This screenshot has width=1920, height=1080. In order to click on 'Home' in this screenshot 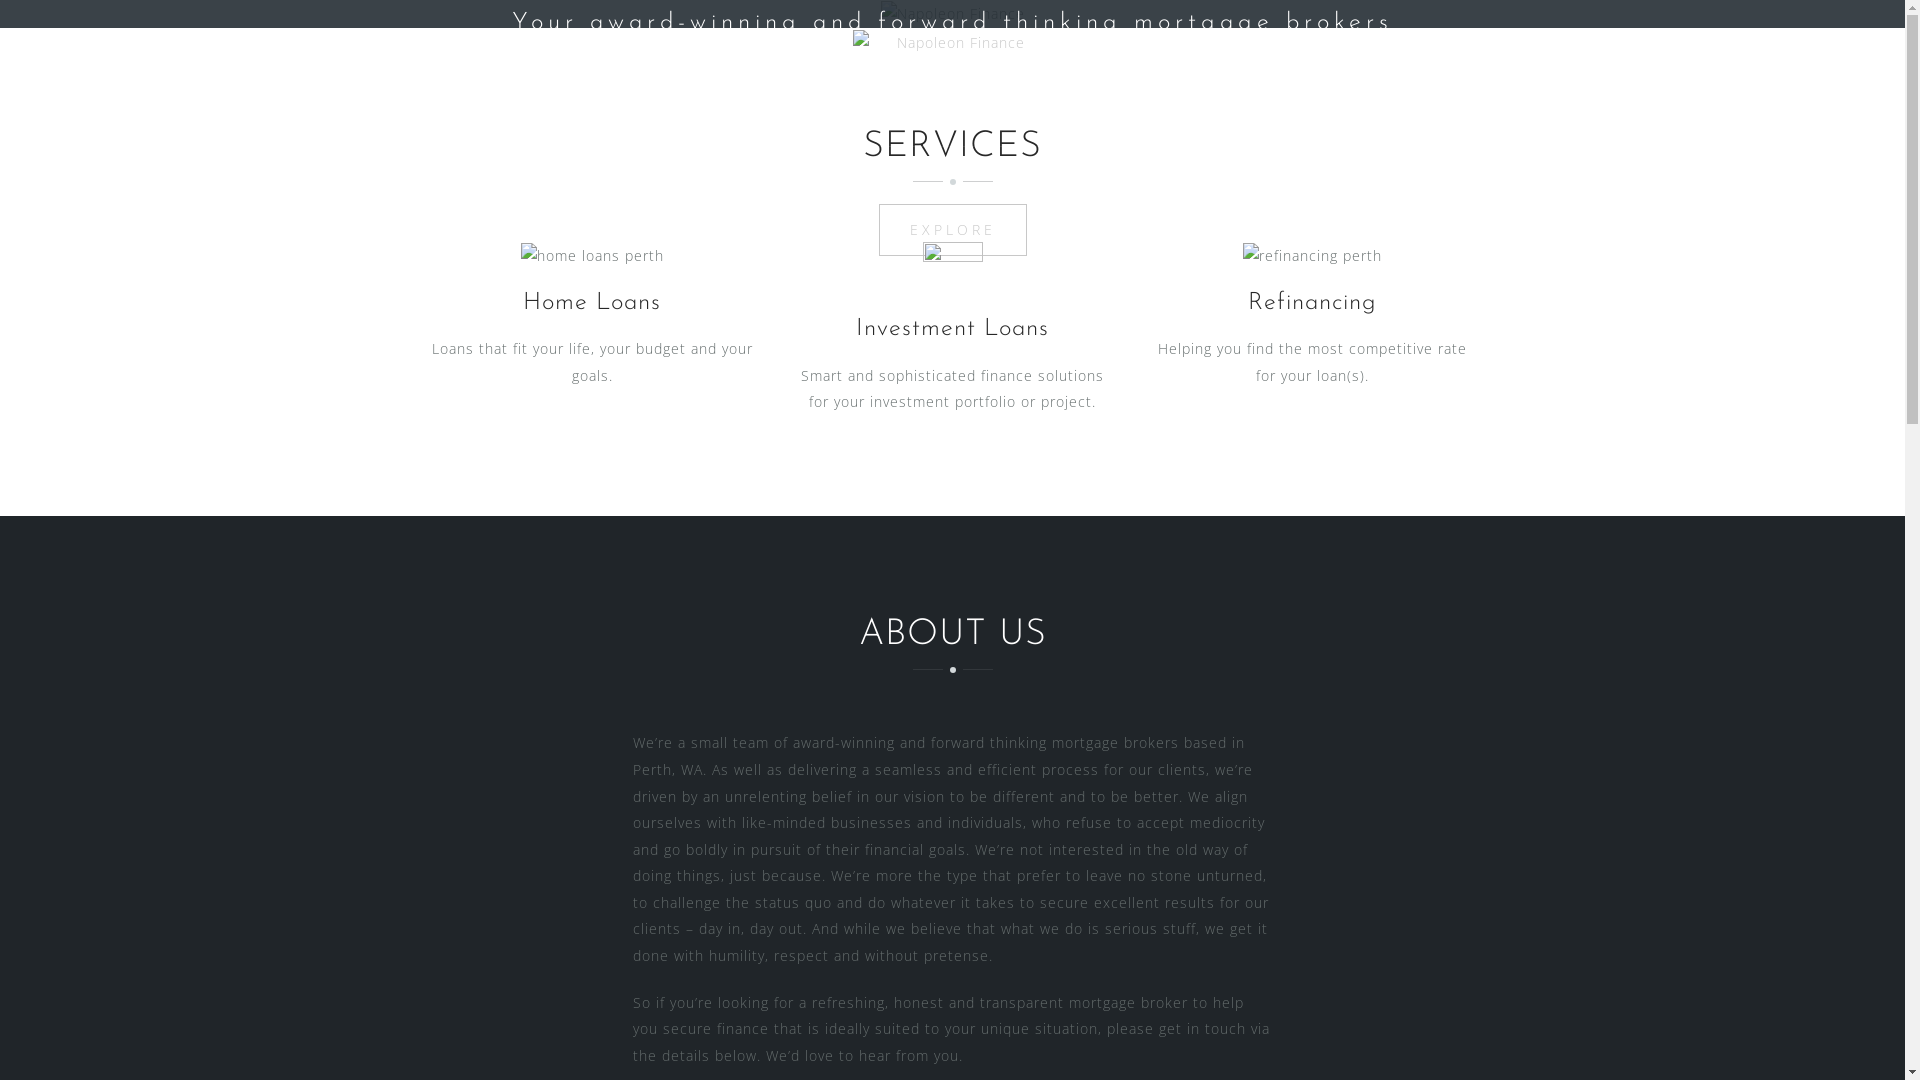, I will do `click(766, 104)`.